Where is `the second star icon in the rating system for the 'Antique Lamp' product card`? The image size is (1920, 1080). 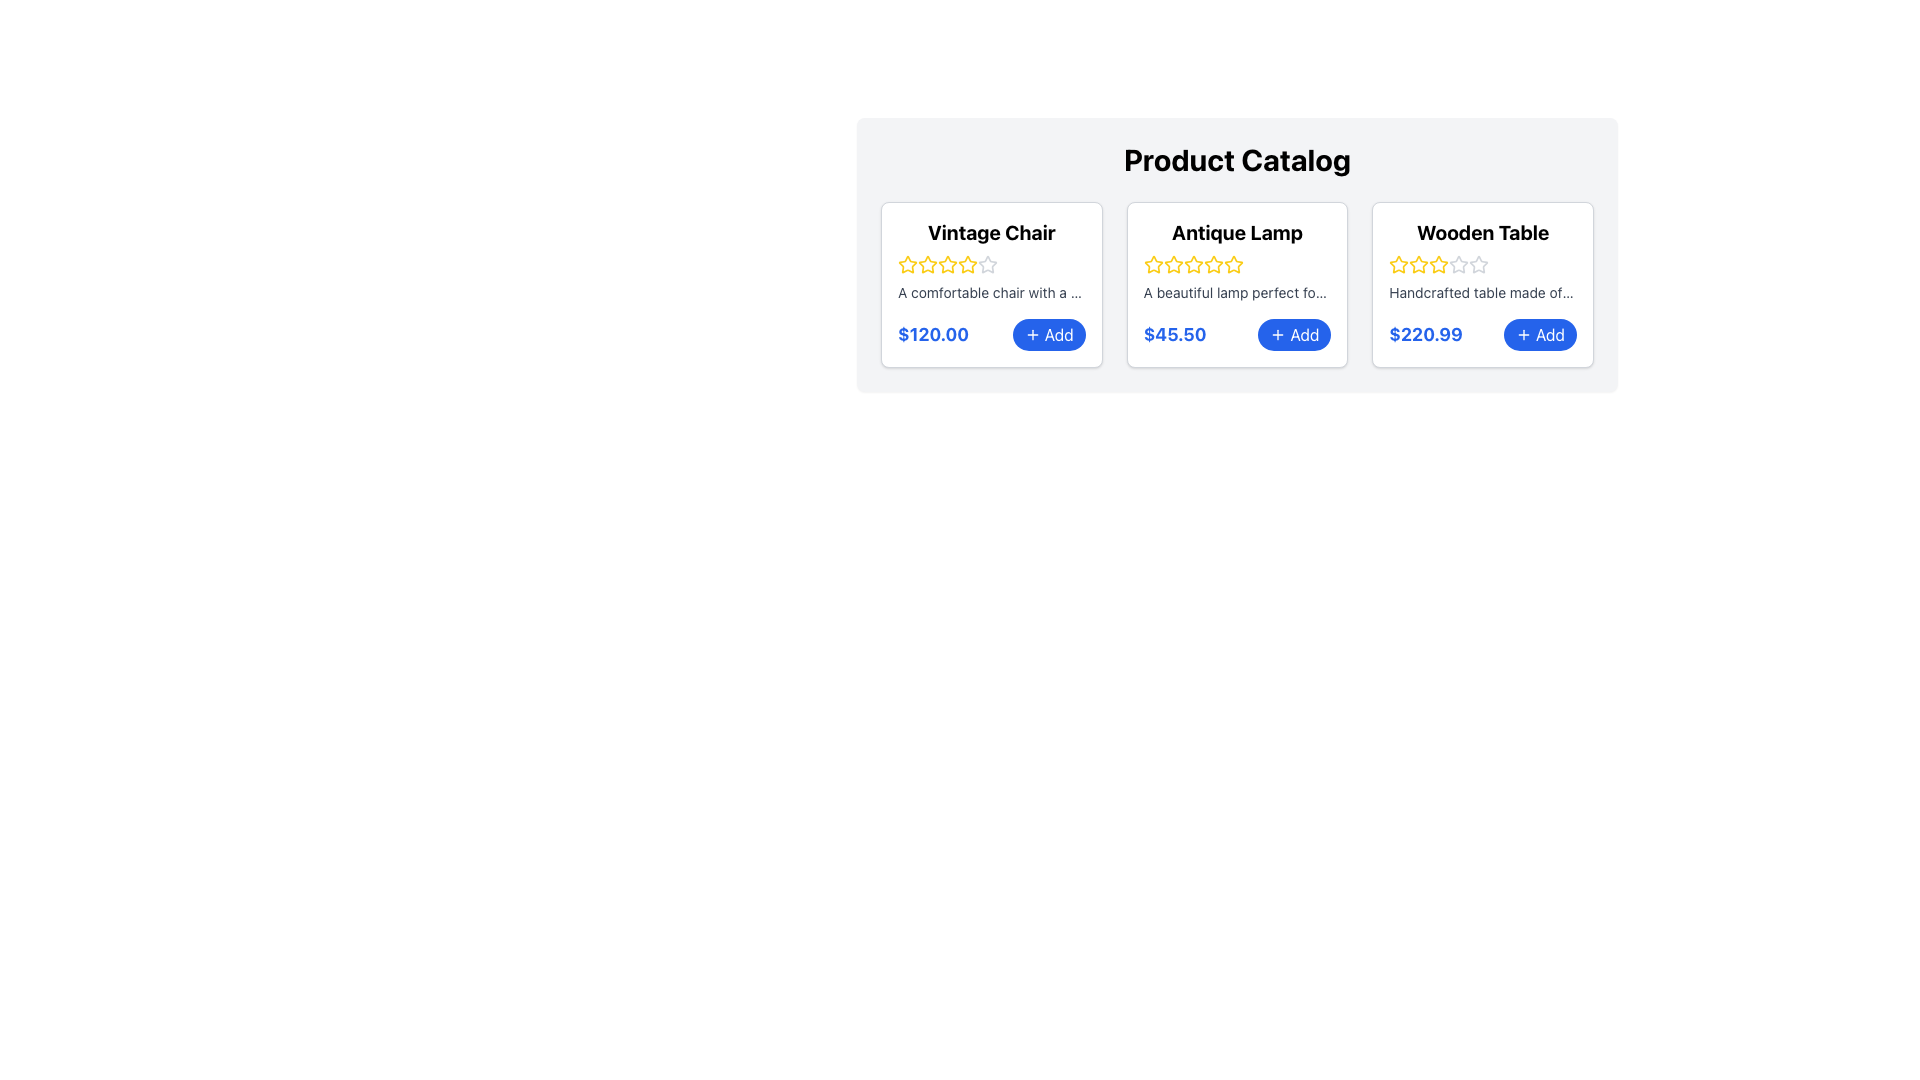 the second star icon in the rating system for the 'Antique Lamp' product card is located at coordinates (1173, 263).